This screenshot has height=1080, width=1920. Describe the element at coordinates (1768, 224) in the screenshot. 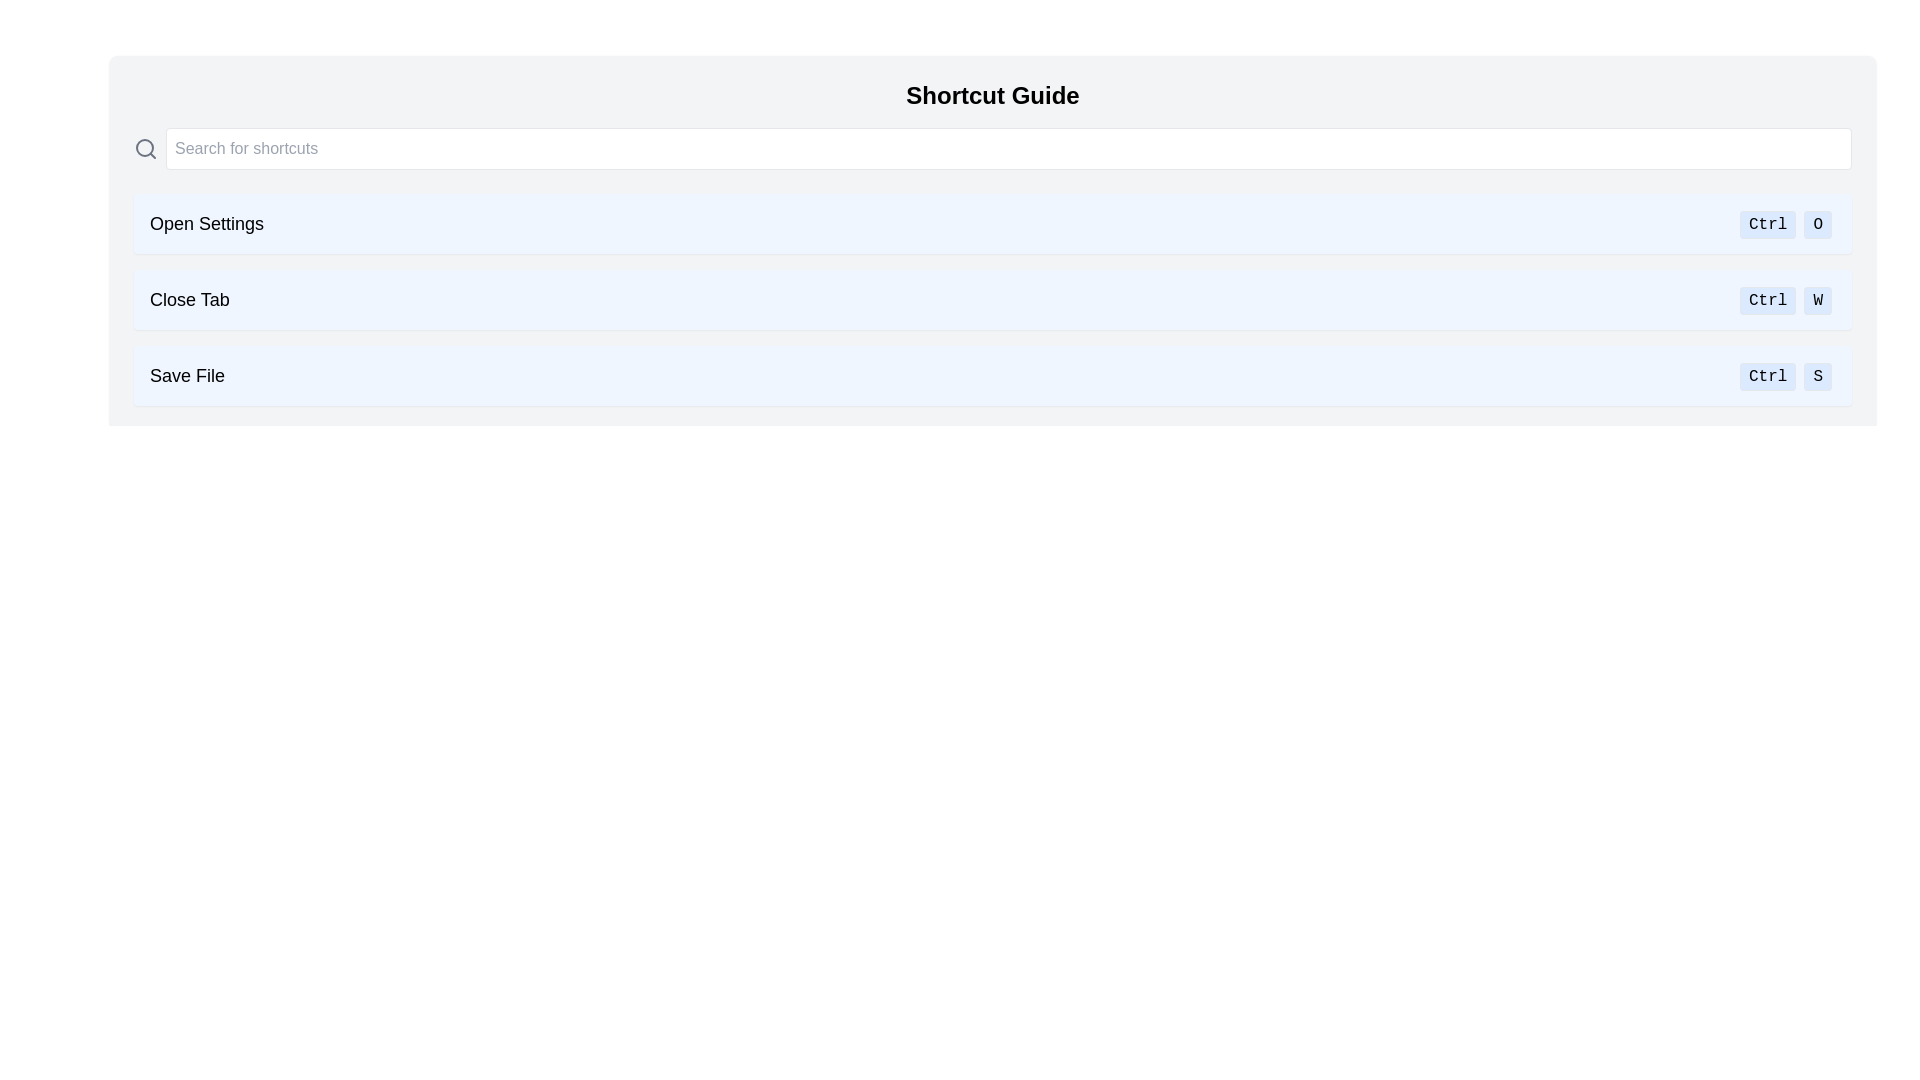

I see `the 'Ctrl' button, which is a button-like block with a light blue background and text displayed in a sans-serif font, located to the left of the 'O' button in the shortcut guide` at that location.